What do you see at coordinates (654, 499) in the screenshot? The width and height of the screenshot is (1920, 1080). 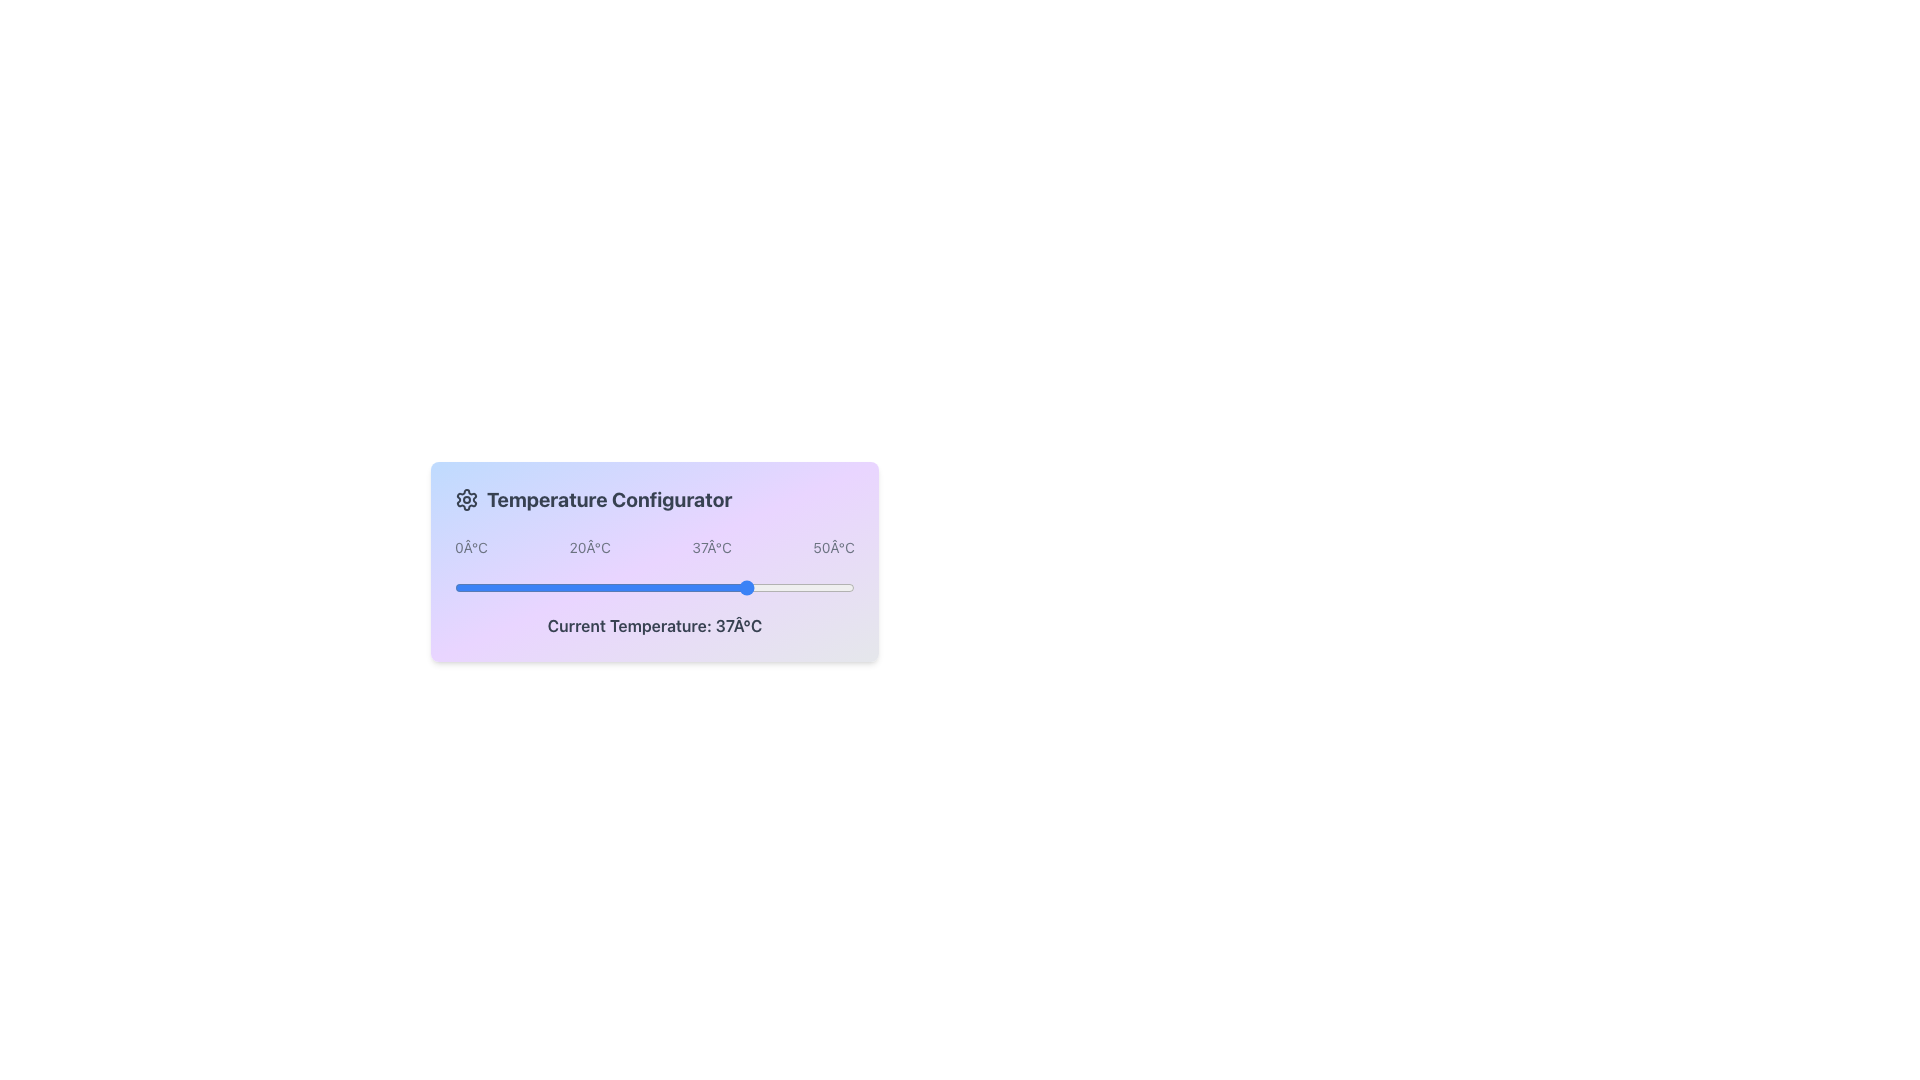 I see `the header element displaying the bold text 'Temperature Configurator' with a settings gear icon to its left, located at the top of the card layout` at bounding box center [654, 499].